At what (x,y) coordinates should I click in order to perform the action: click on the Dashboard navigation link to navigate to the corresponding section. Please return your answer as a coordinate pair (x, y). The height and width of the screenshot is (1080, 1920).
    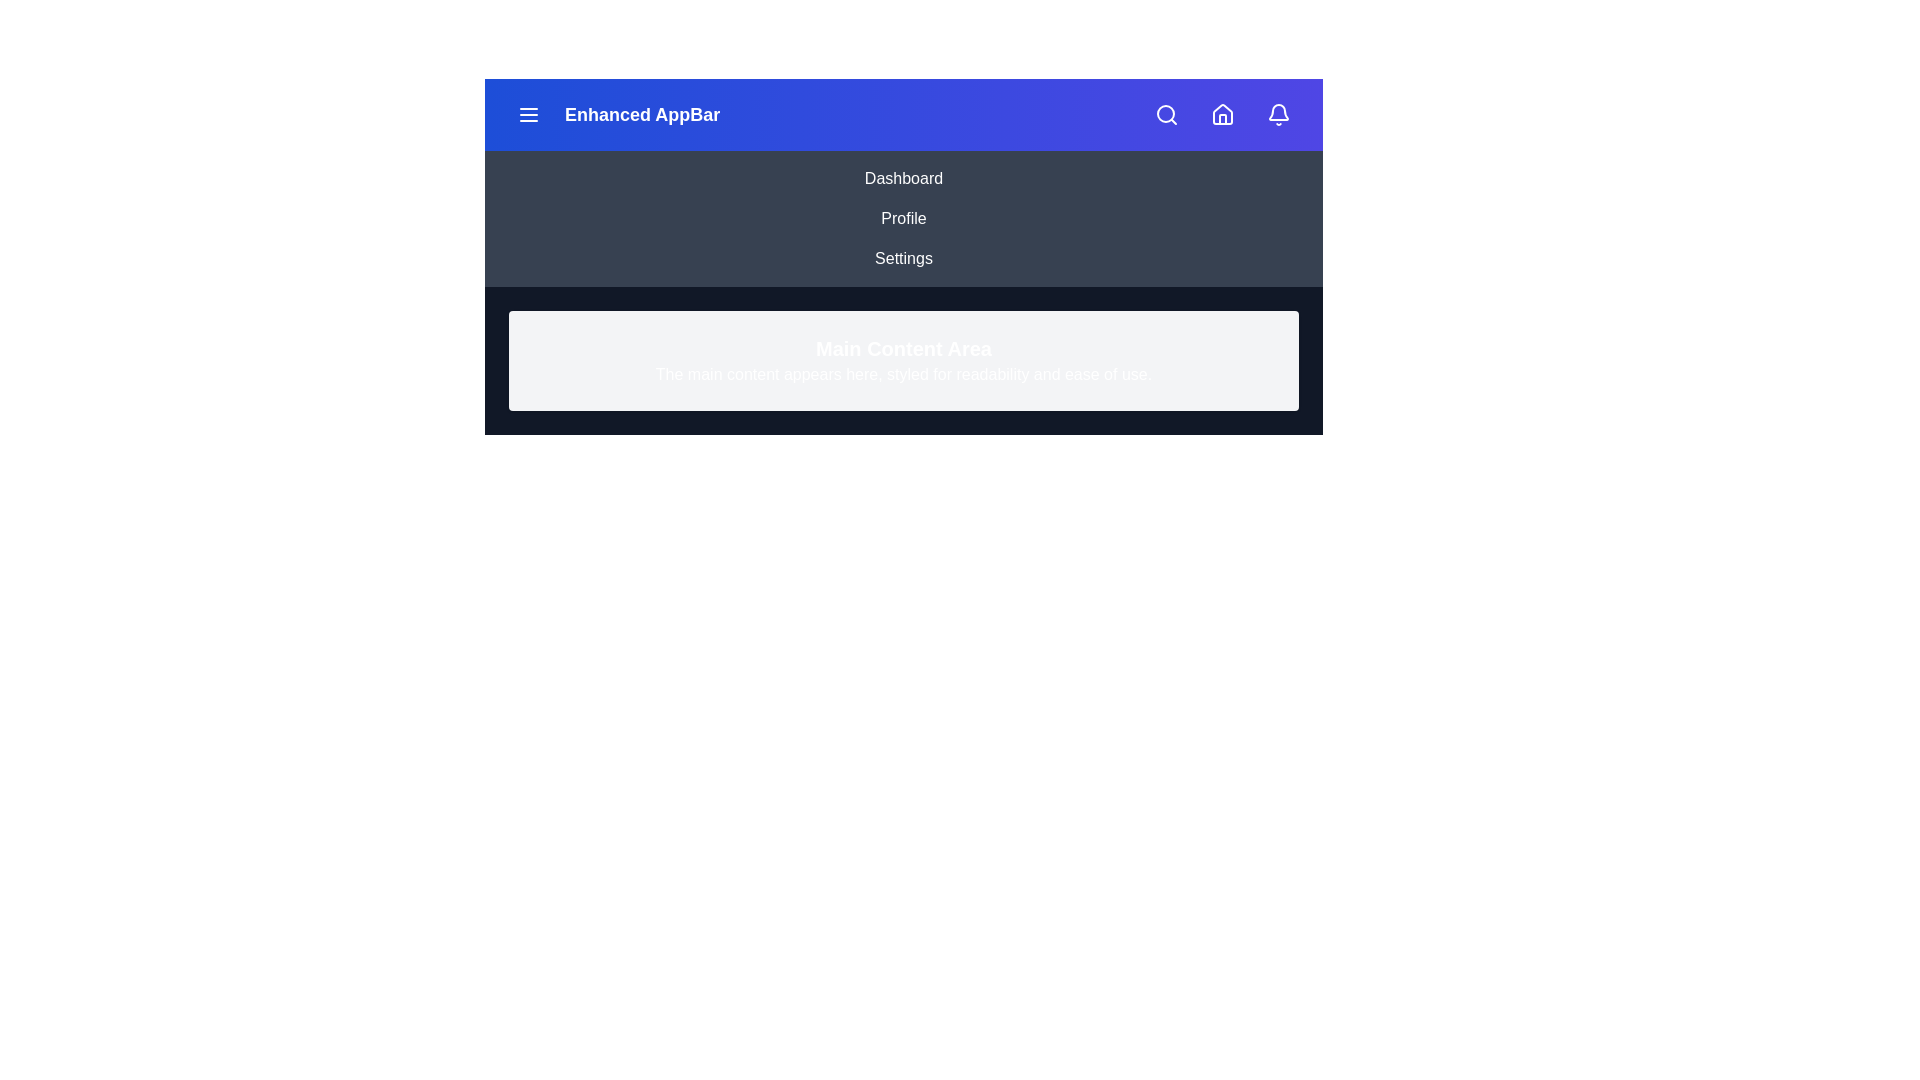
    Looking at the image, I should click on (902, 177).